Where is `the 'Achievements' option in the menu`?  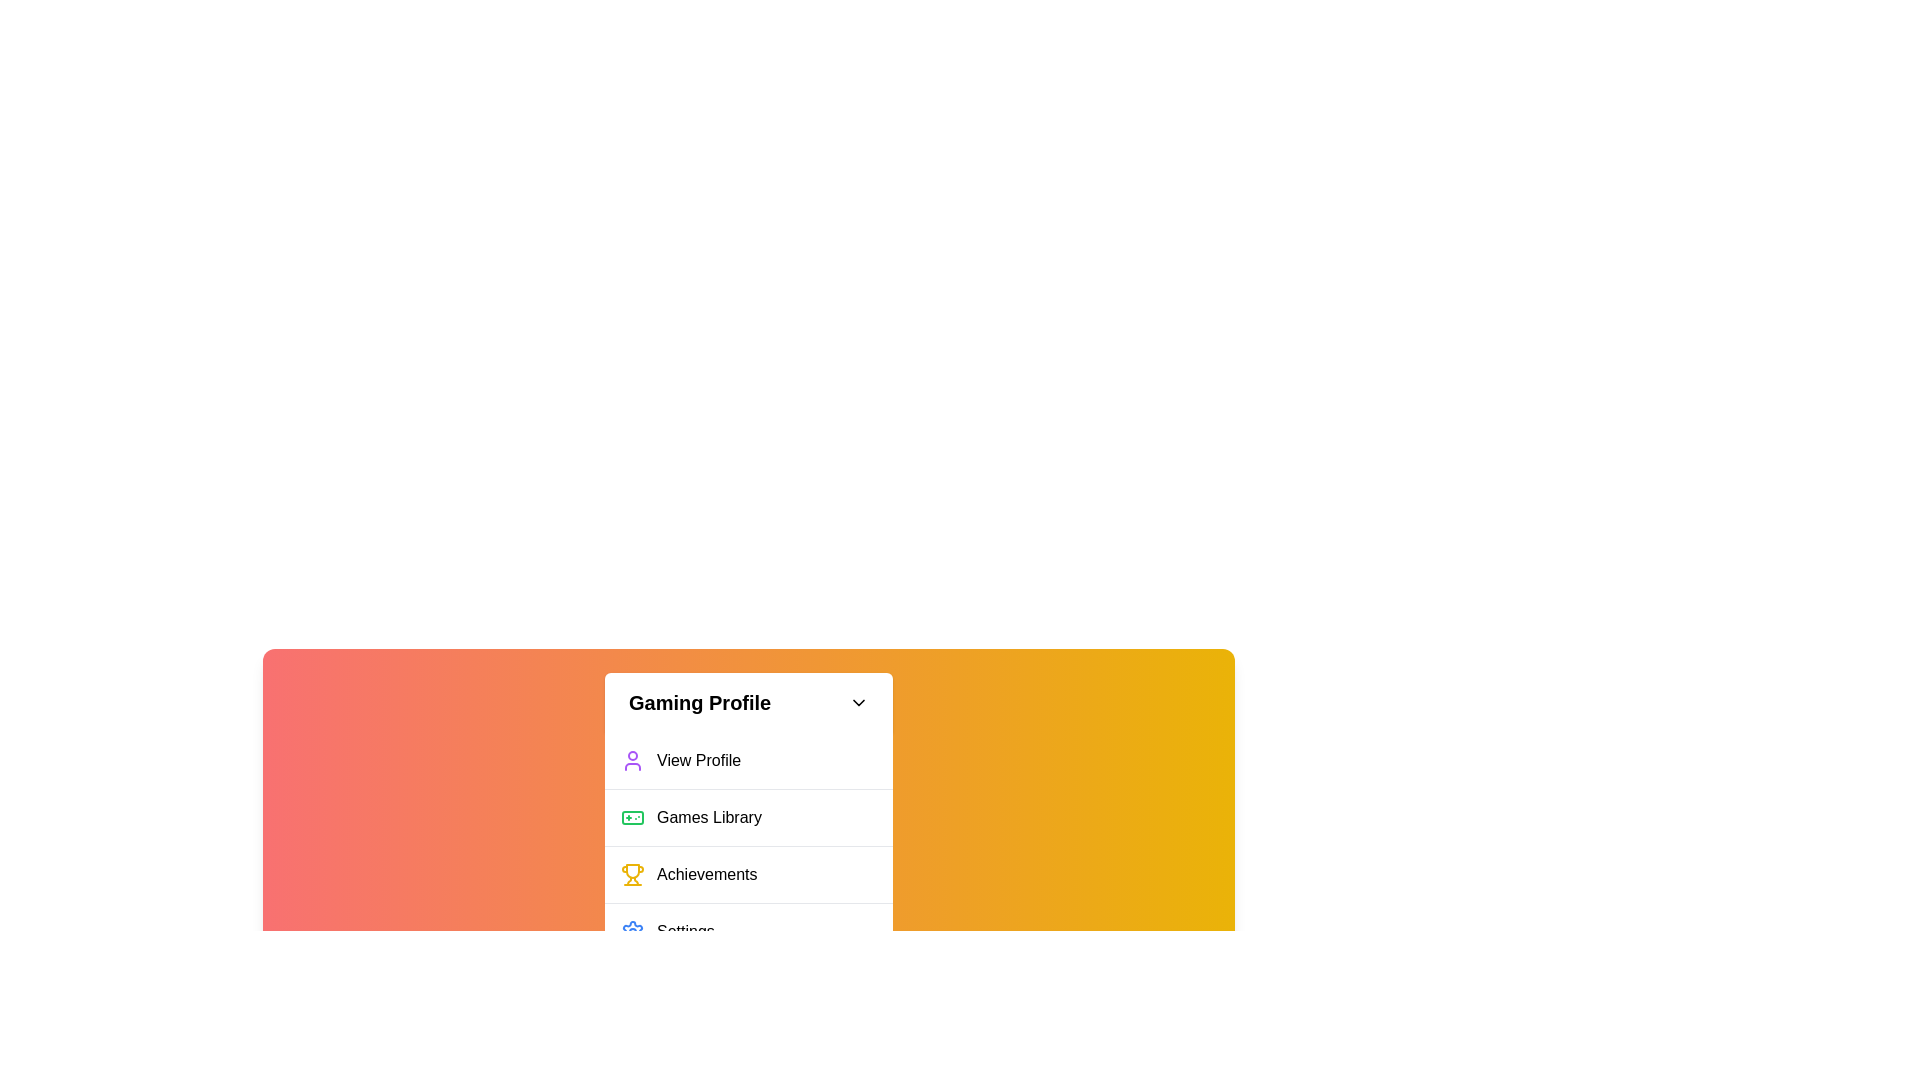 the 'Achievements' option in the menu is located at coordinates (747, 873).